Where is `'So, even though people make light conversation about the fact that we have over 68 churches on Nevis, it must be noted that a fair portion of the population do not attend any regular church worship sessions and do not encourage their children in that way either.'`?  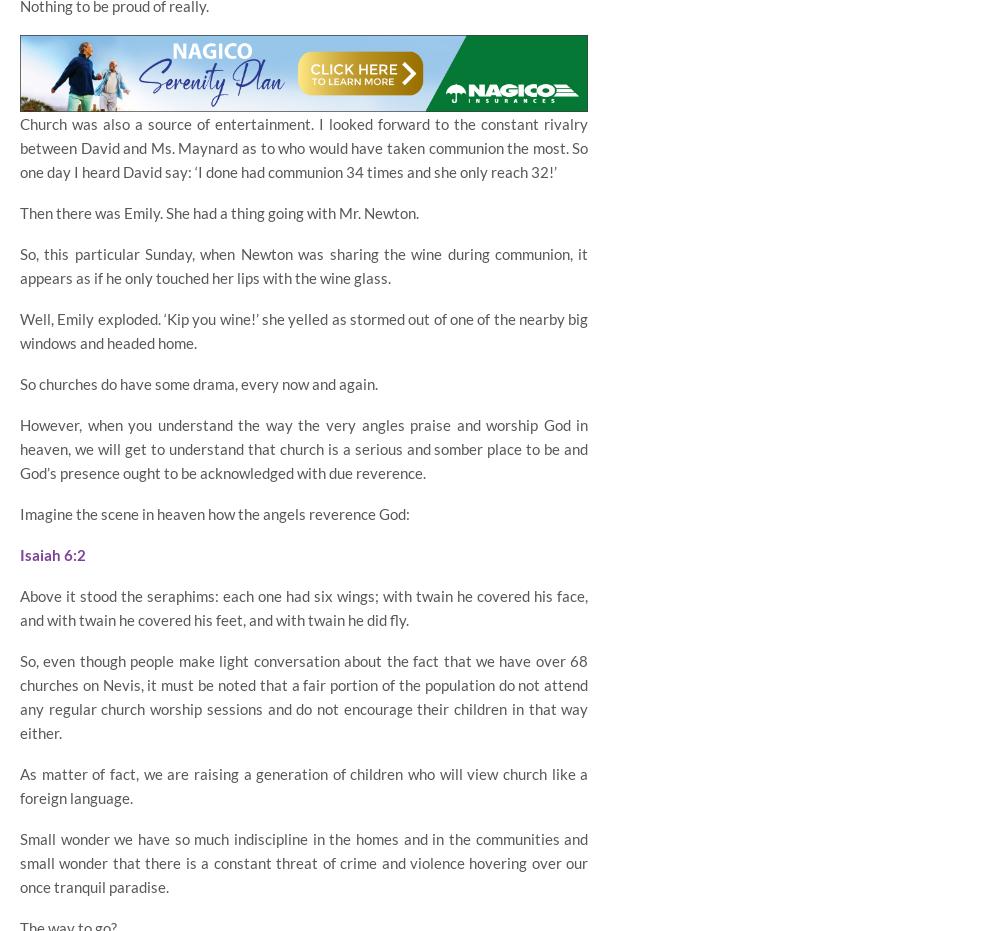 'So, even though people make light conversation about the fact that we have over 68 churches on Nevis, it must be noted that a fair portion of the population do not attend any regular church worship sessions and do not encourage their children in that way either.' is located at coordinates (303, 695).